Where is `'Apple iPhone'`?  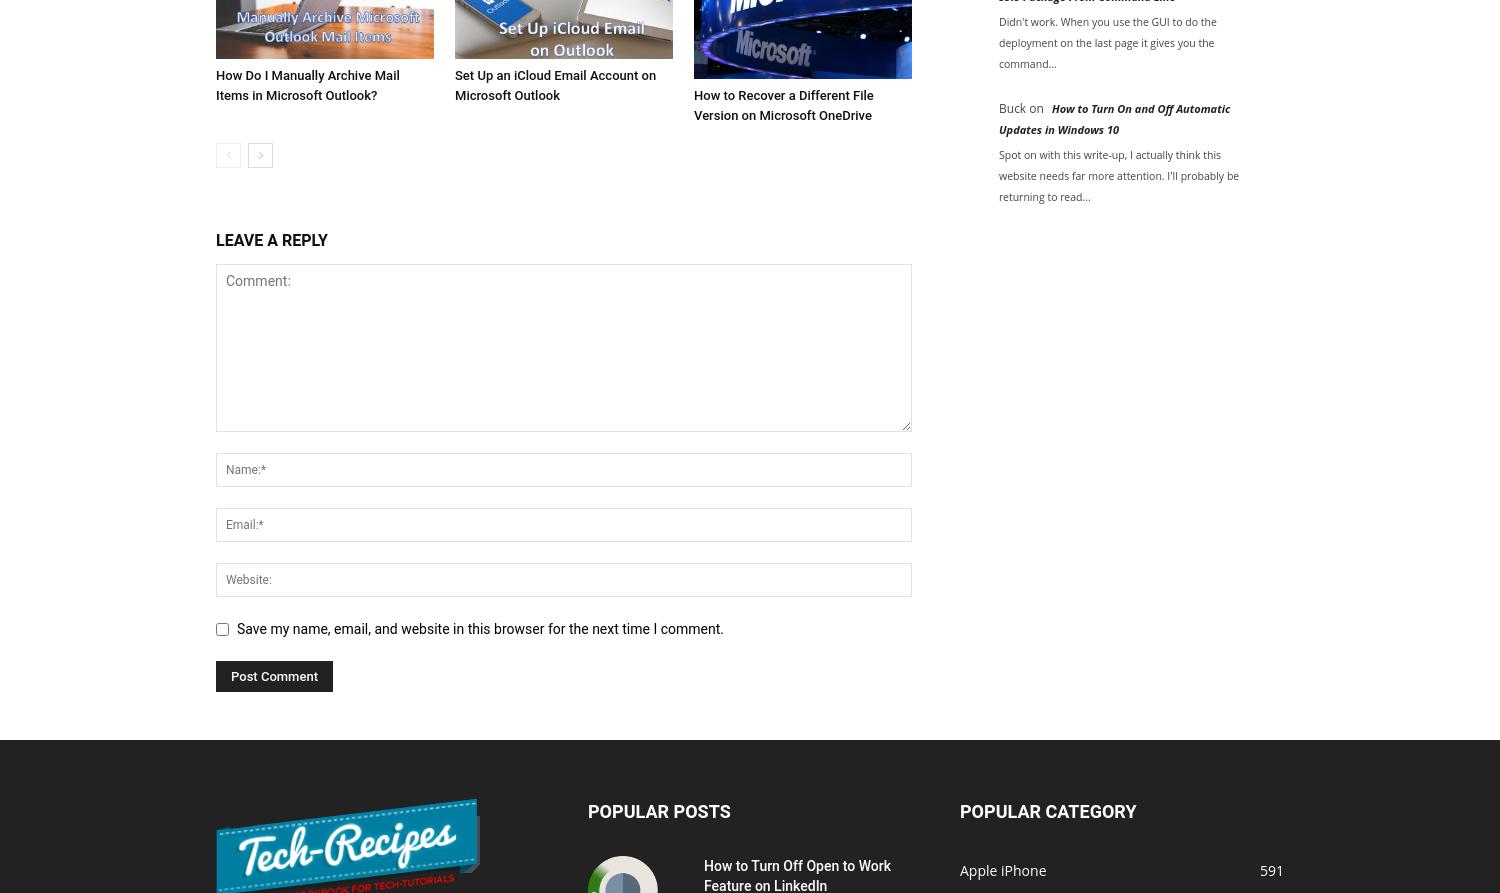
'Apple iPhone' is located at coordinates (1003, 868).